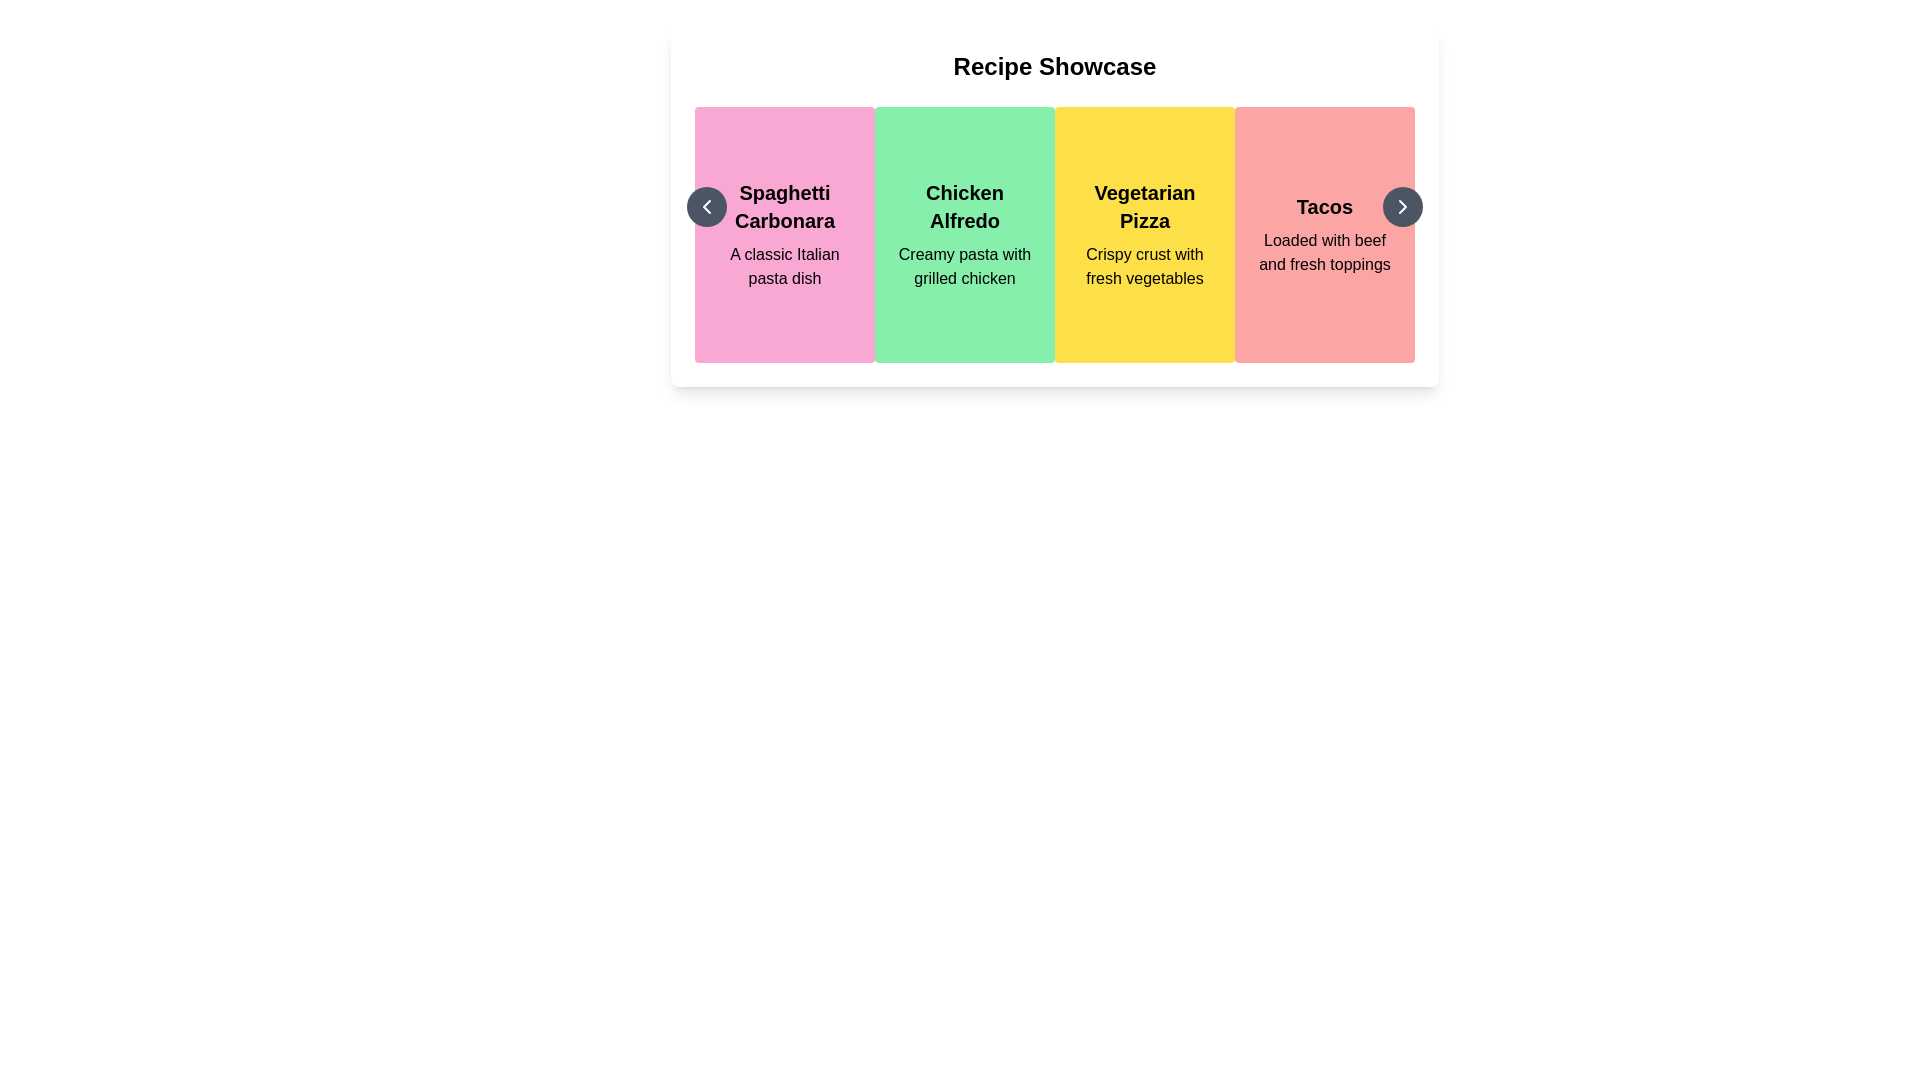 This screenshot has height=1080, width=1920. I want to click on the rightward chevron icon located within the SVG group on the right side of the 'Tacos' card, so click(1401, 207).